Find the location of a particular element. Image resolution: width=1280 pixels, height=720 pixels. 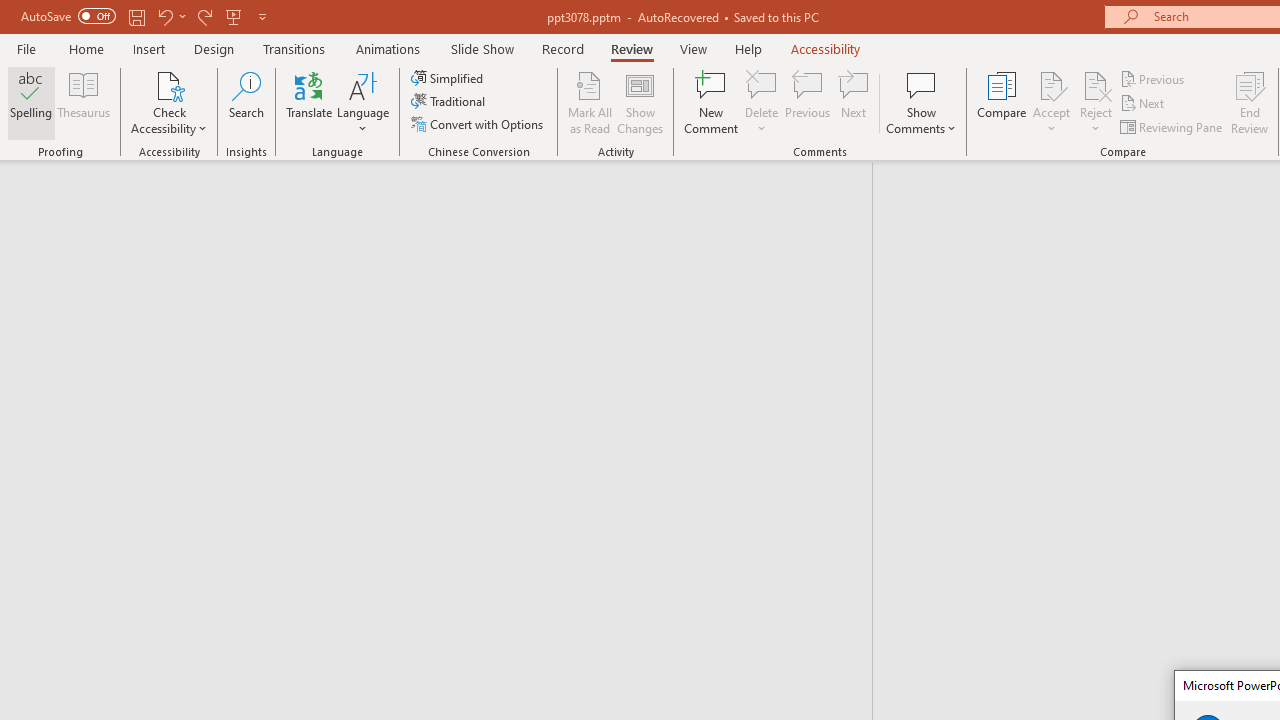

'Show Changes' is located at coordinates (640, 103).